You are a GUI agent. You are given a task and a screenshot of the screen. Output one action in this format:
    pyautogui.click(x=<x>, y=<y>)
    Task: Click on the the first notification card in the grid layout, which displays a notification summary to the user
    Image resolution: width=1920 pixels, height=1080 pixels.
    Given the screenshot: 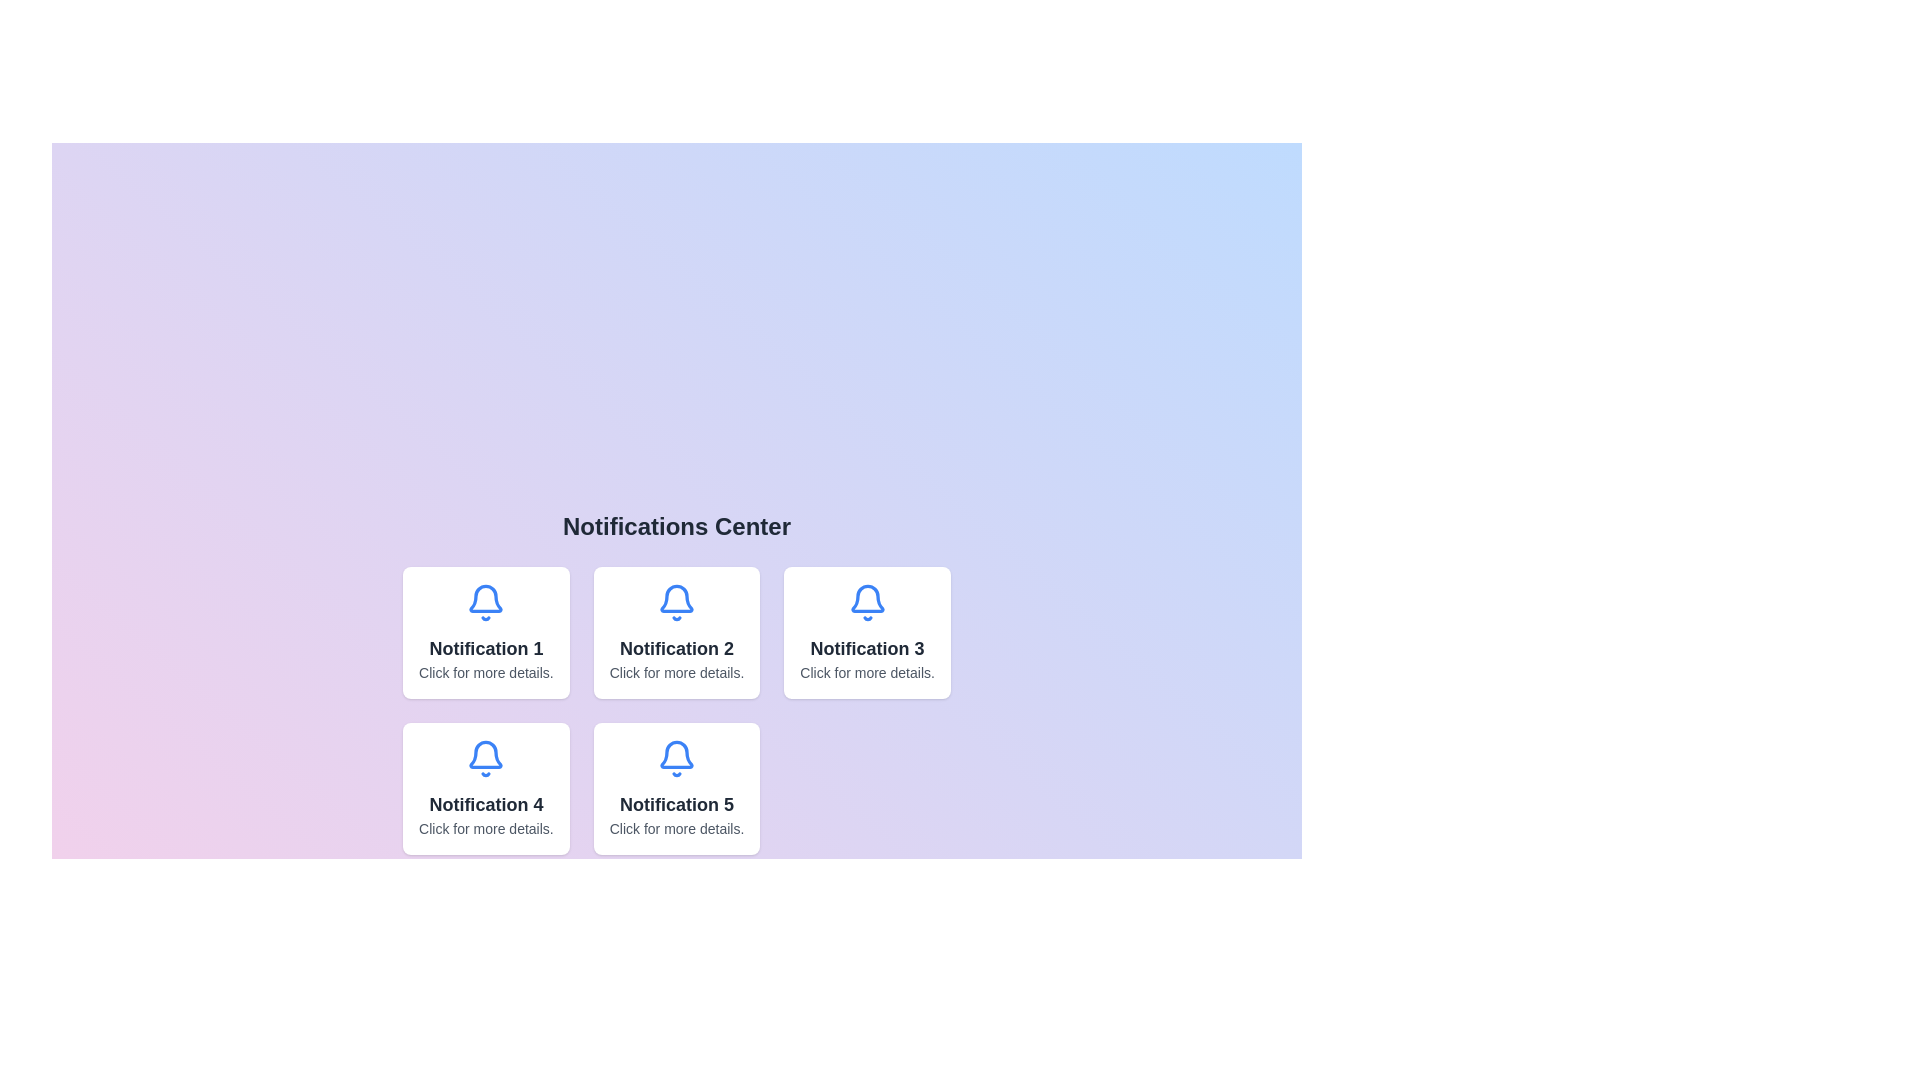 What is the action you would take?
    pyautogui.click(x=486, y=632)
    